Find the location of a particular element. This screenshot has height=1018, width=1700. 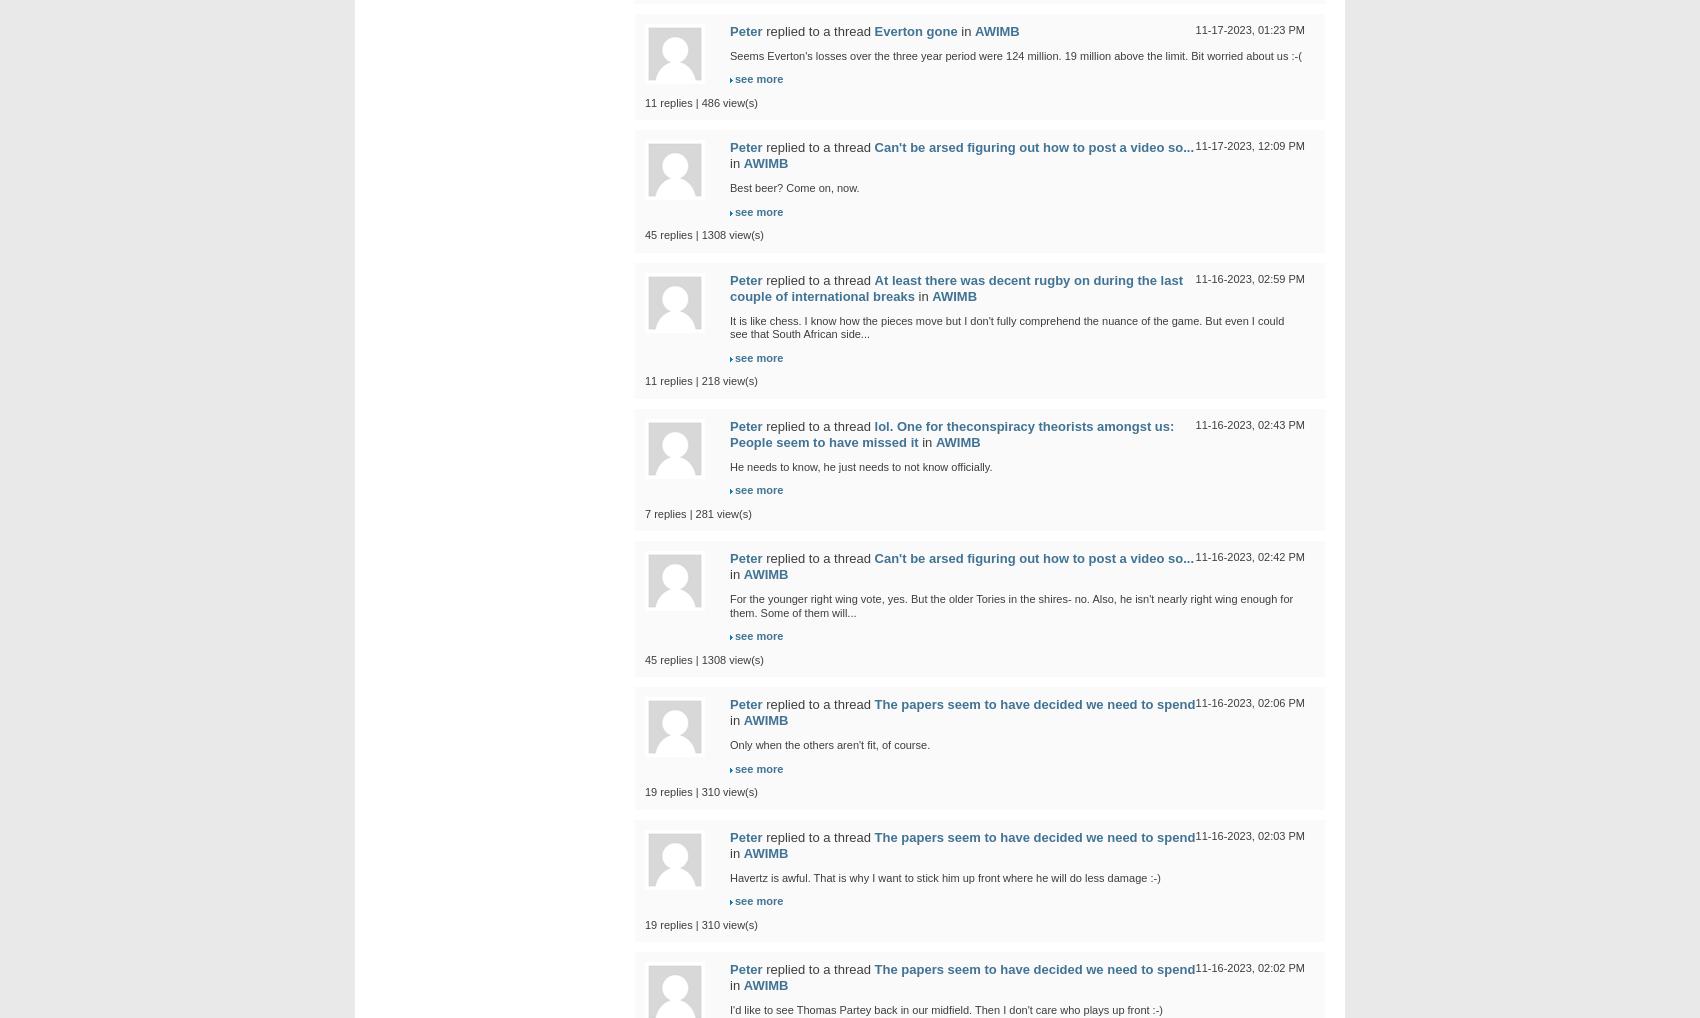

'He needs to know, he just needs to not know officially.' is located at coordinates (861, 466).